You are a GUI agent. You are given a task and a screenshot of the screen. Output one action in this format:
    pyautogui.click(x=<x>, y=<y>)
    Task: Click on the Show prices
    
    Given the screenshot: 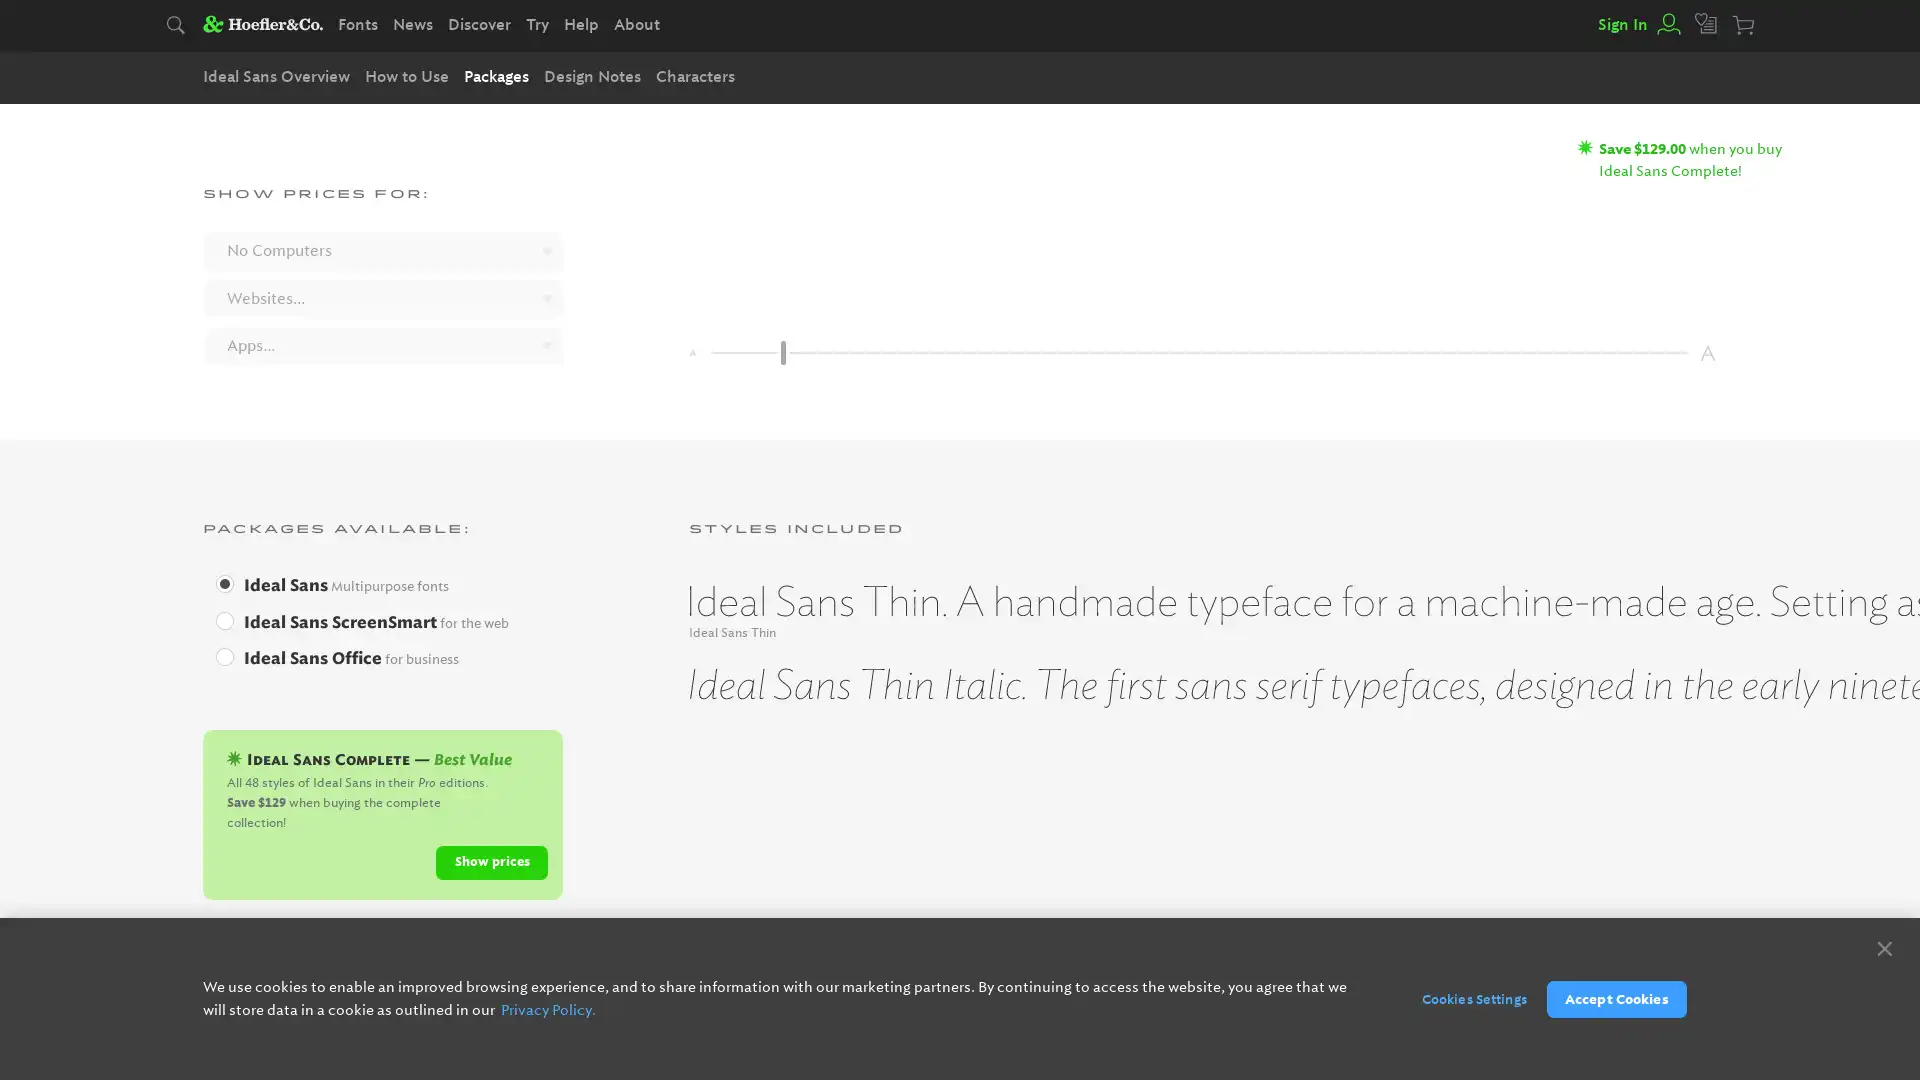 What is the action you would take?
    pyautogui.click(x=491, y=862)
    